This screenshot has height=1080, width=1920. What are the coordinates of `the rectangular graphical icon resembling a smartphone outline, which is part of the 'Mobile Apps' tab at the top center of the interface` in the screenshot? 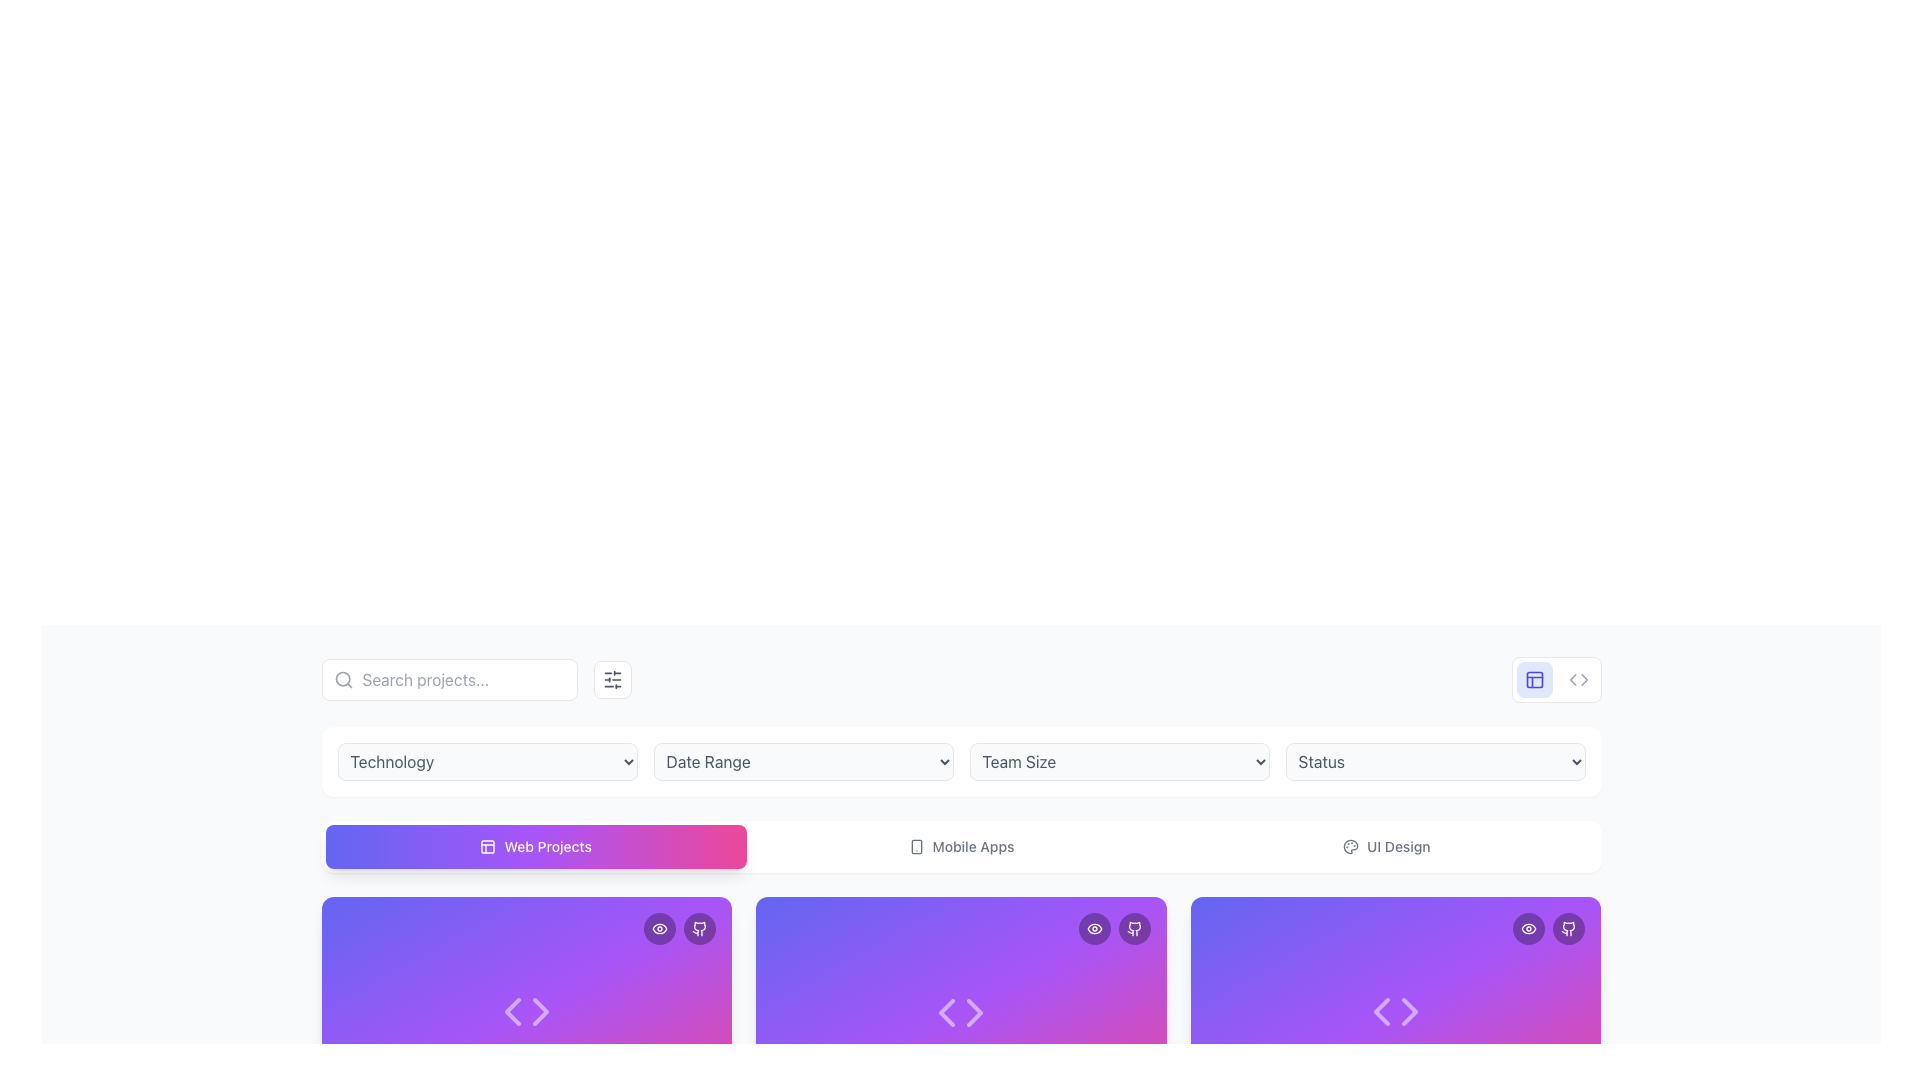 It's located at (915, 847).